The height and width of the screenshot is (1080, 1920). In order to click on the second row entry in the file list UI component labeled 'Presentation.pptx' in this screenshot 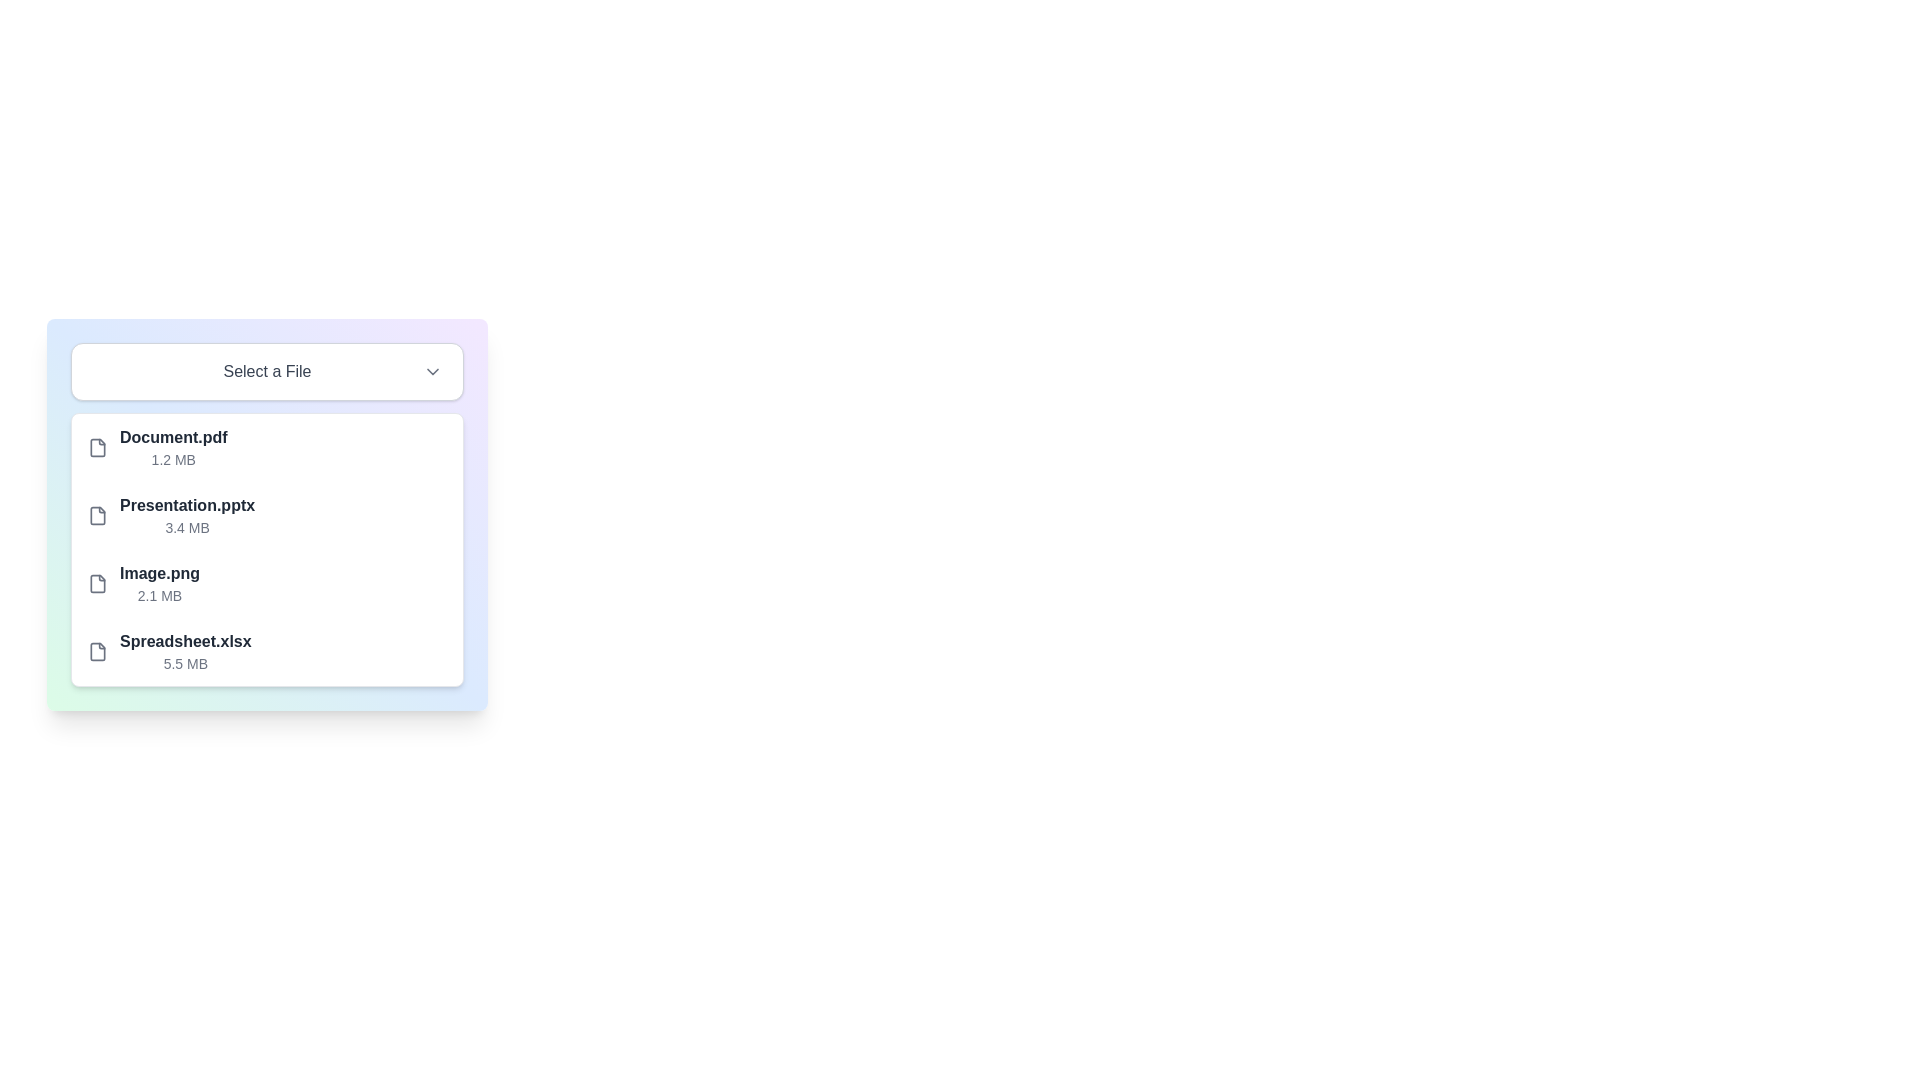, I will do `click(266, 515)`.